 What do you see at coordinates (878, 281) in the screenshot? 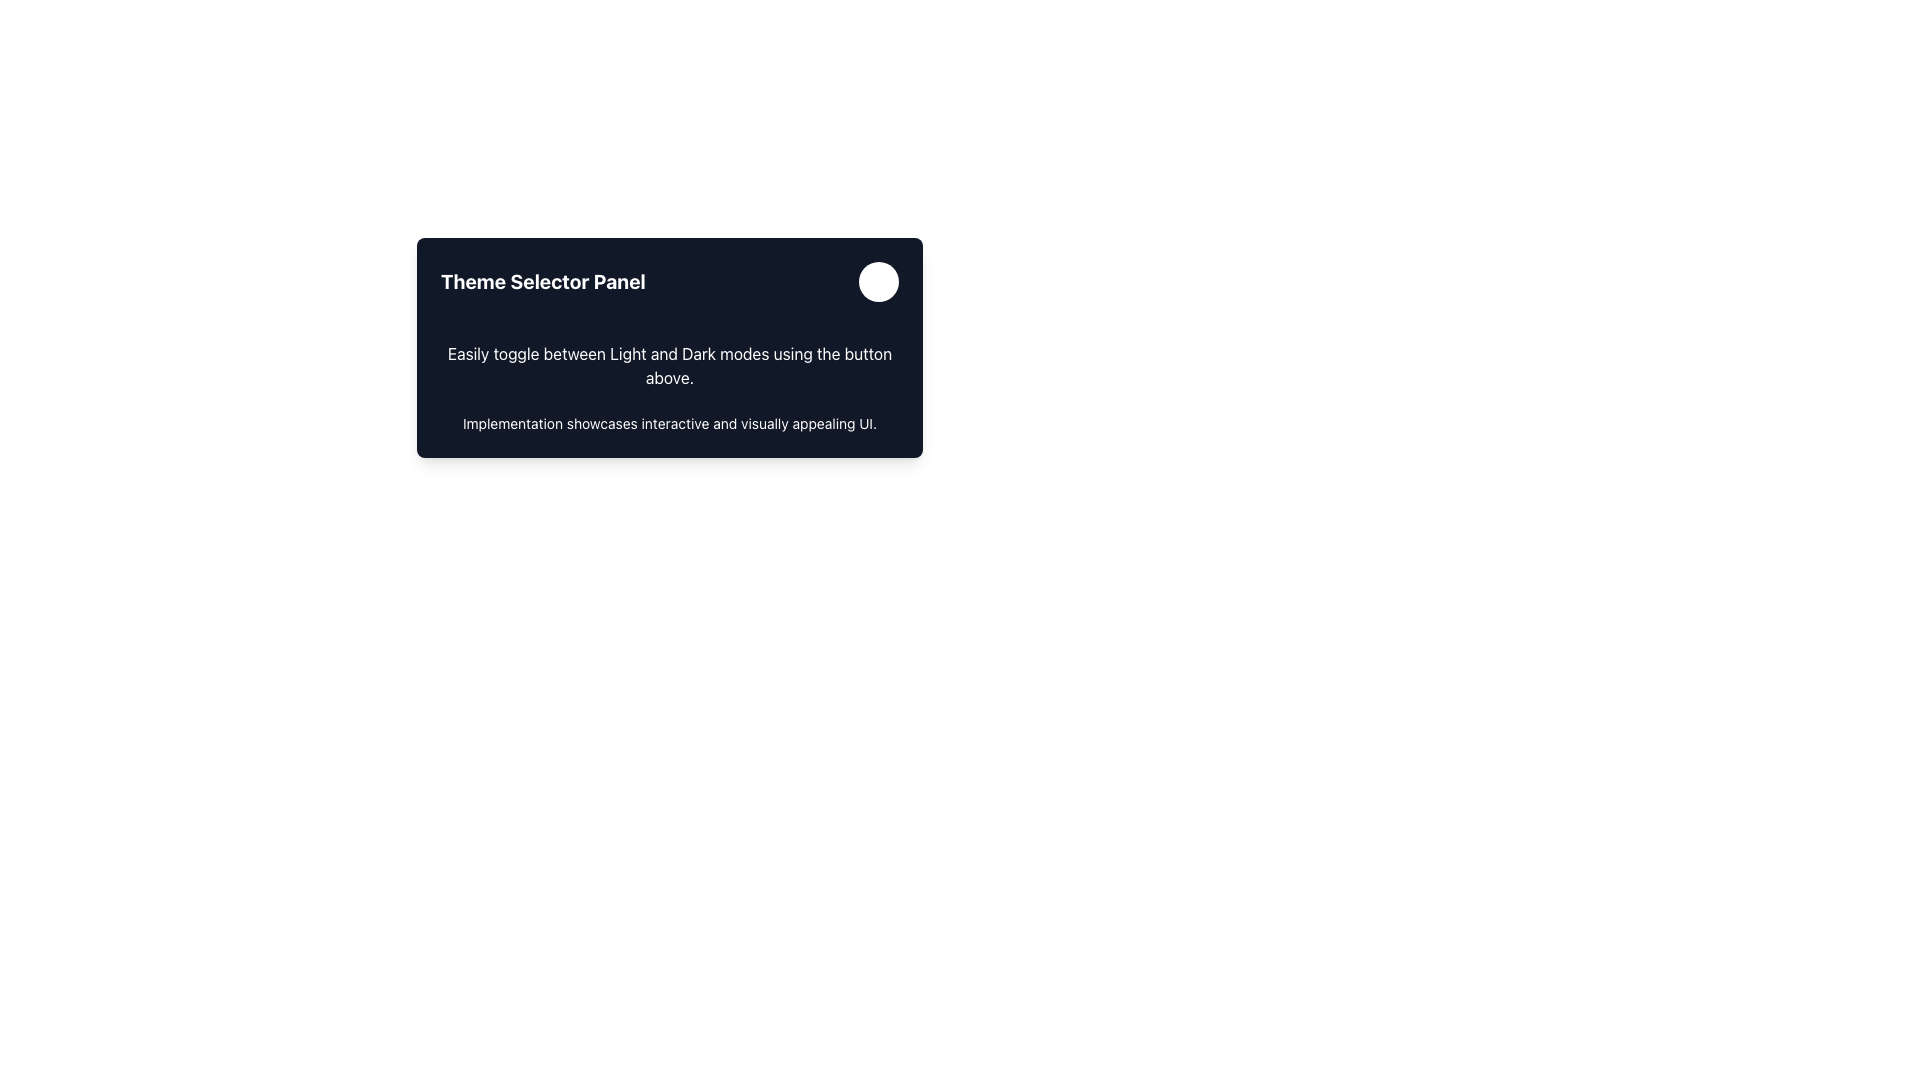
I see `the theme toggle button located on the far-right side of the 'Theme Selector Panel'` at bounding box center [878, 281].